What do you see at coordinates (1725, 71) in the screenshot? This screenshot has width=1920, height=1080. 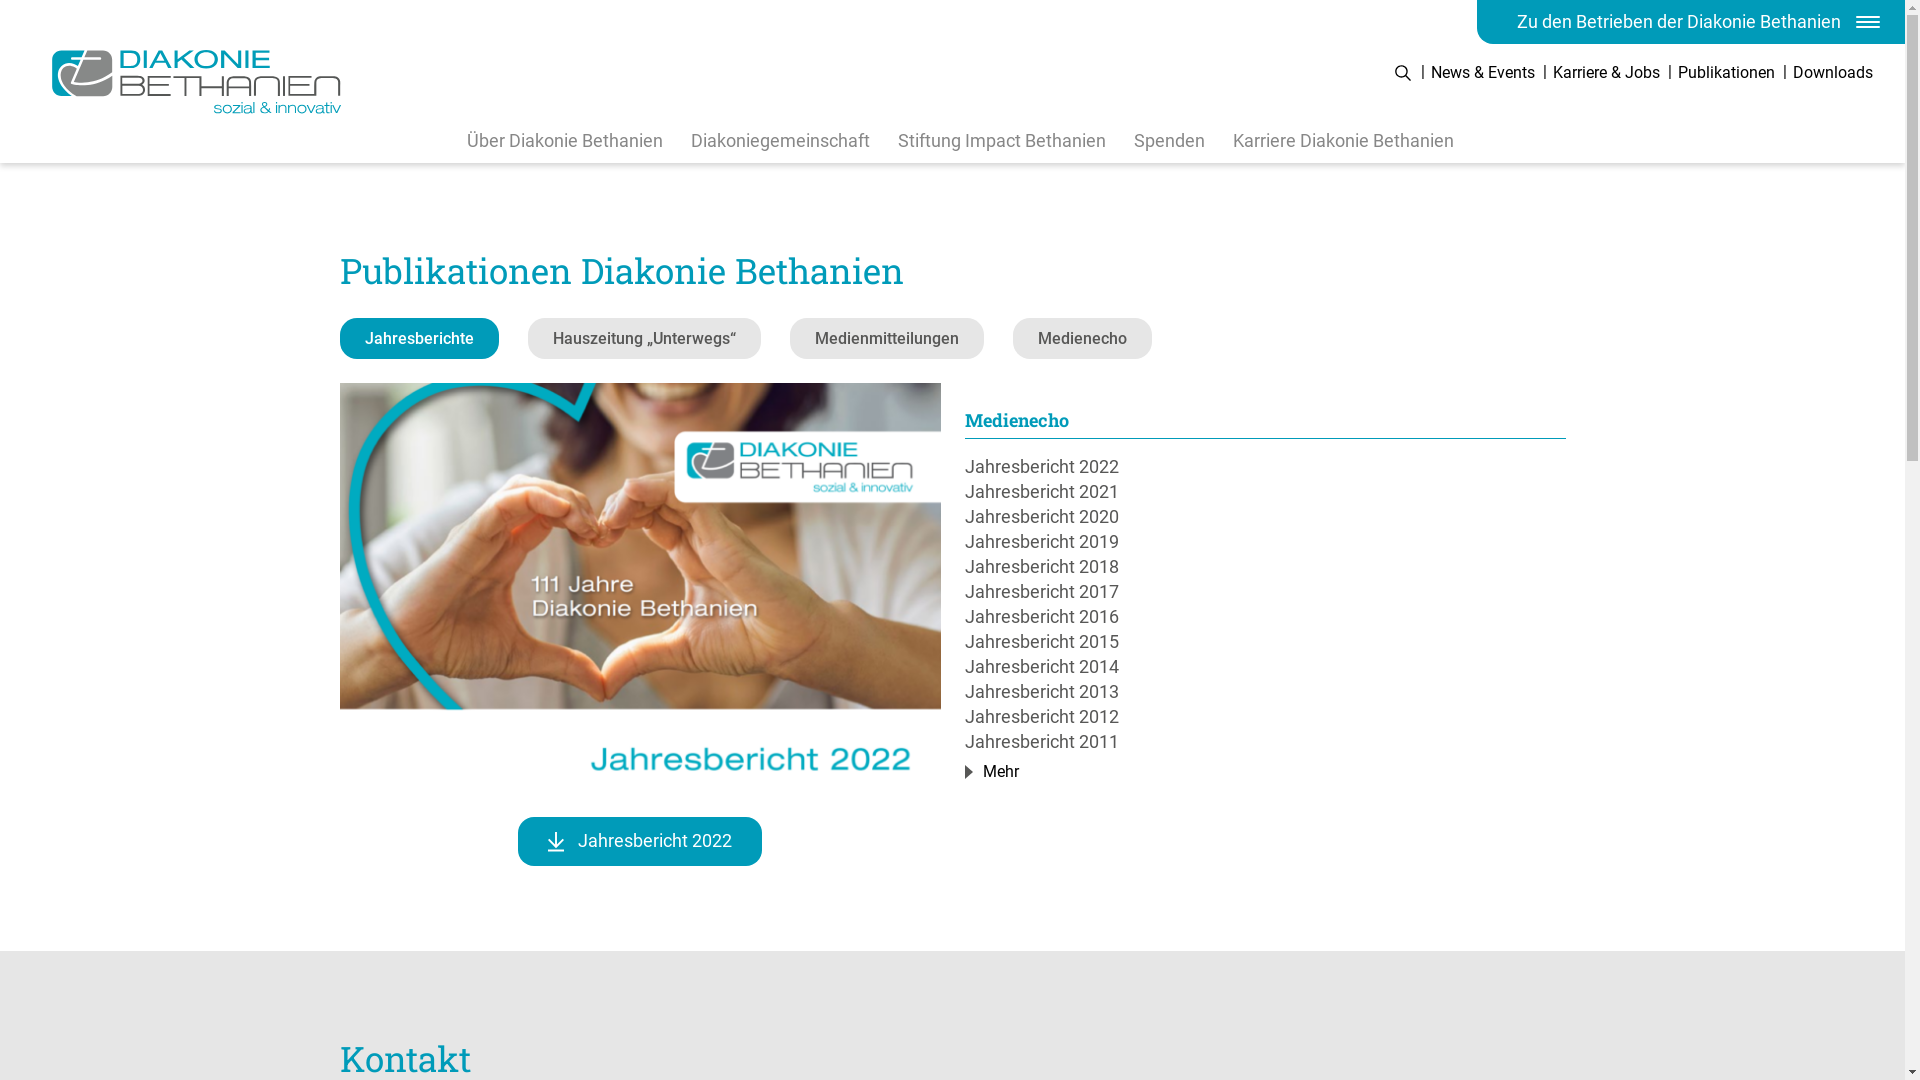 I see `'Publikationen'` at bounding box center [1725, 71].